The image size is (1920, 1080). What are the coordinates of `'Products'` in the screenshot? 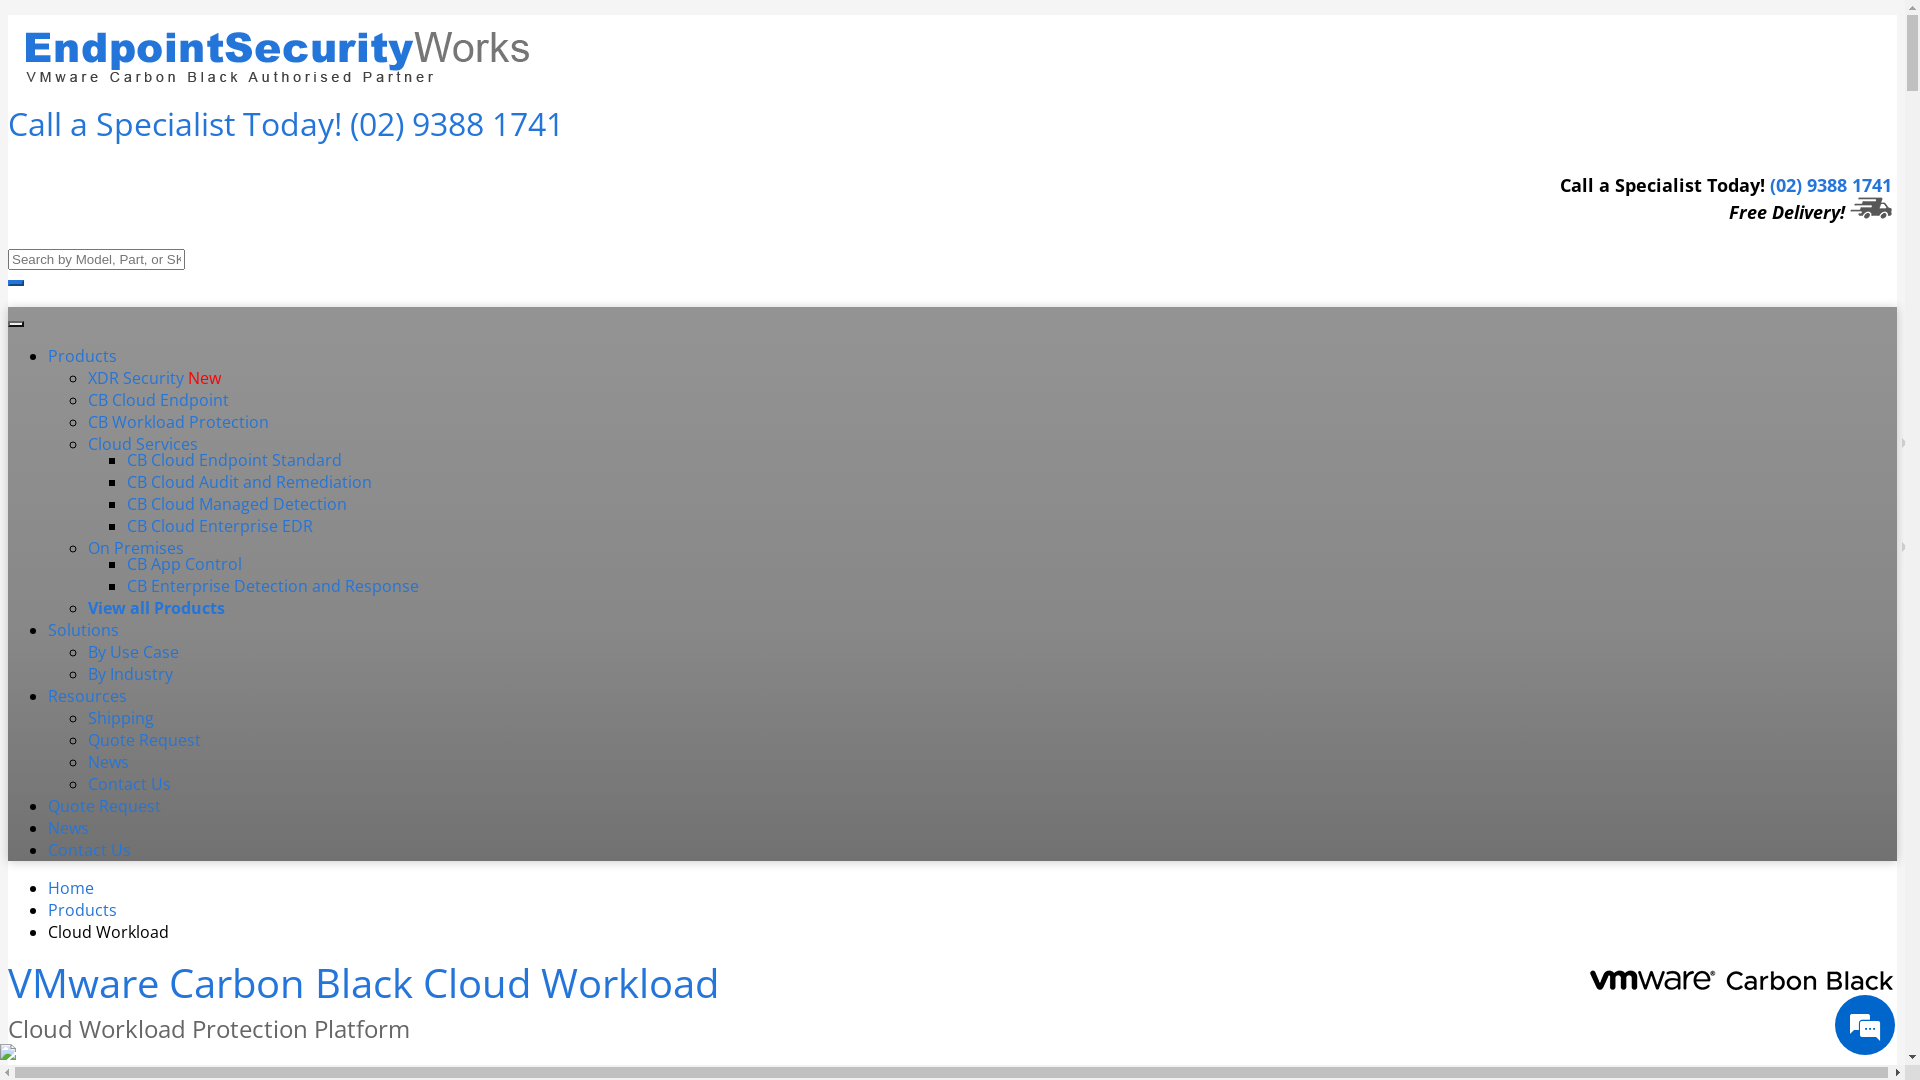 It's located at (48, 910).